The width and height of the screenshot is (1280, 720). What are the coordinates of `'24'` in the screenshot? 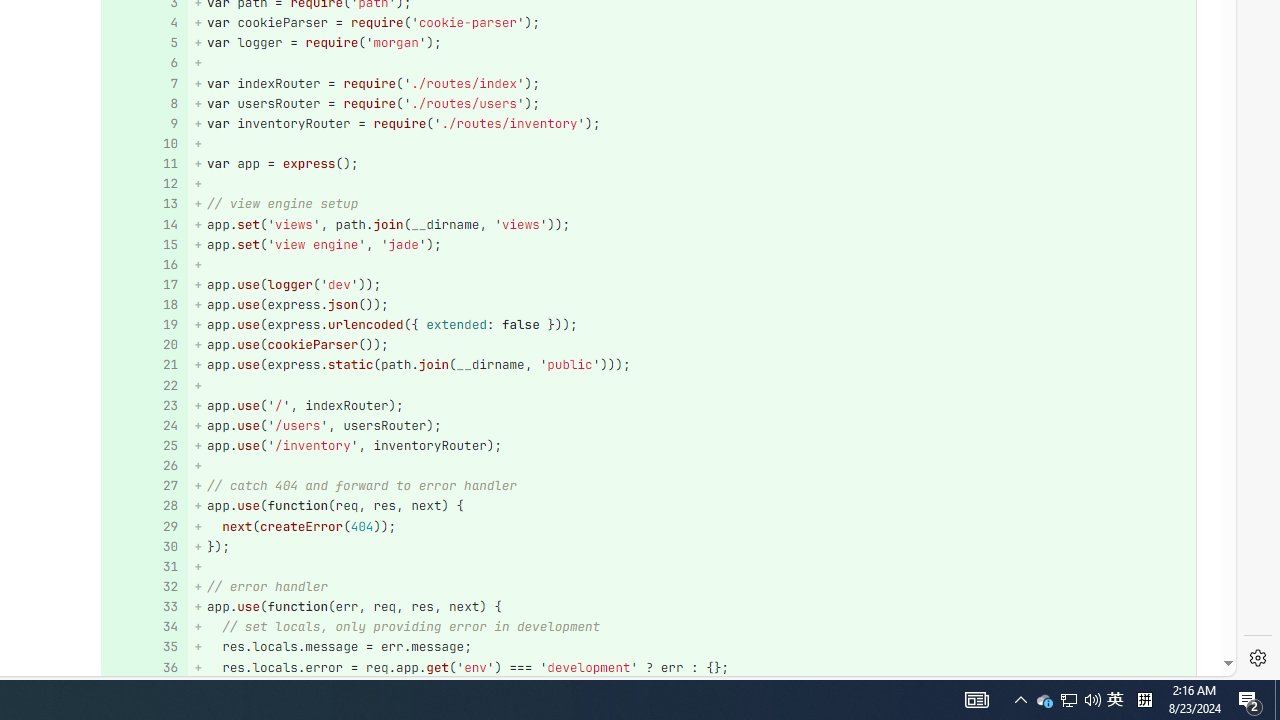 It's located at (141, 424).